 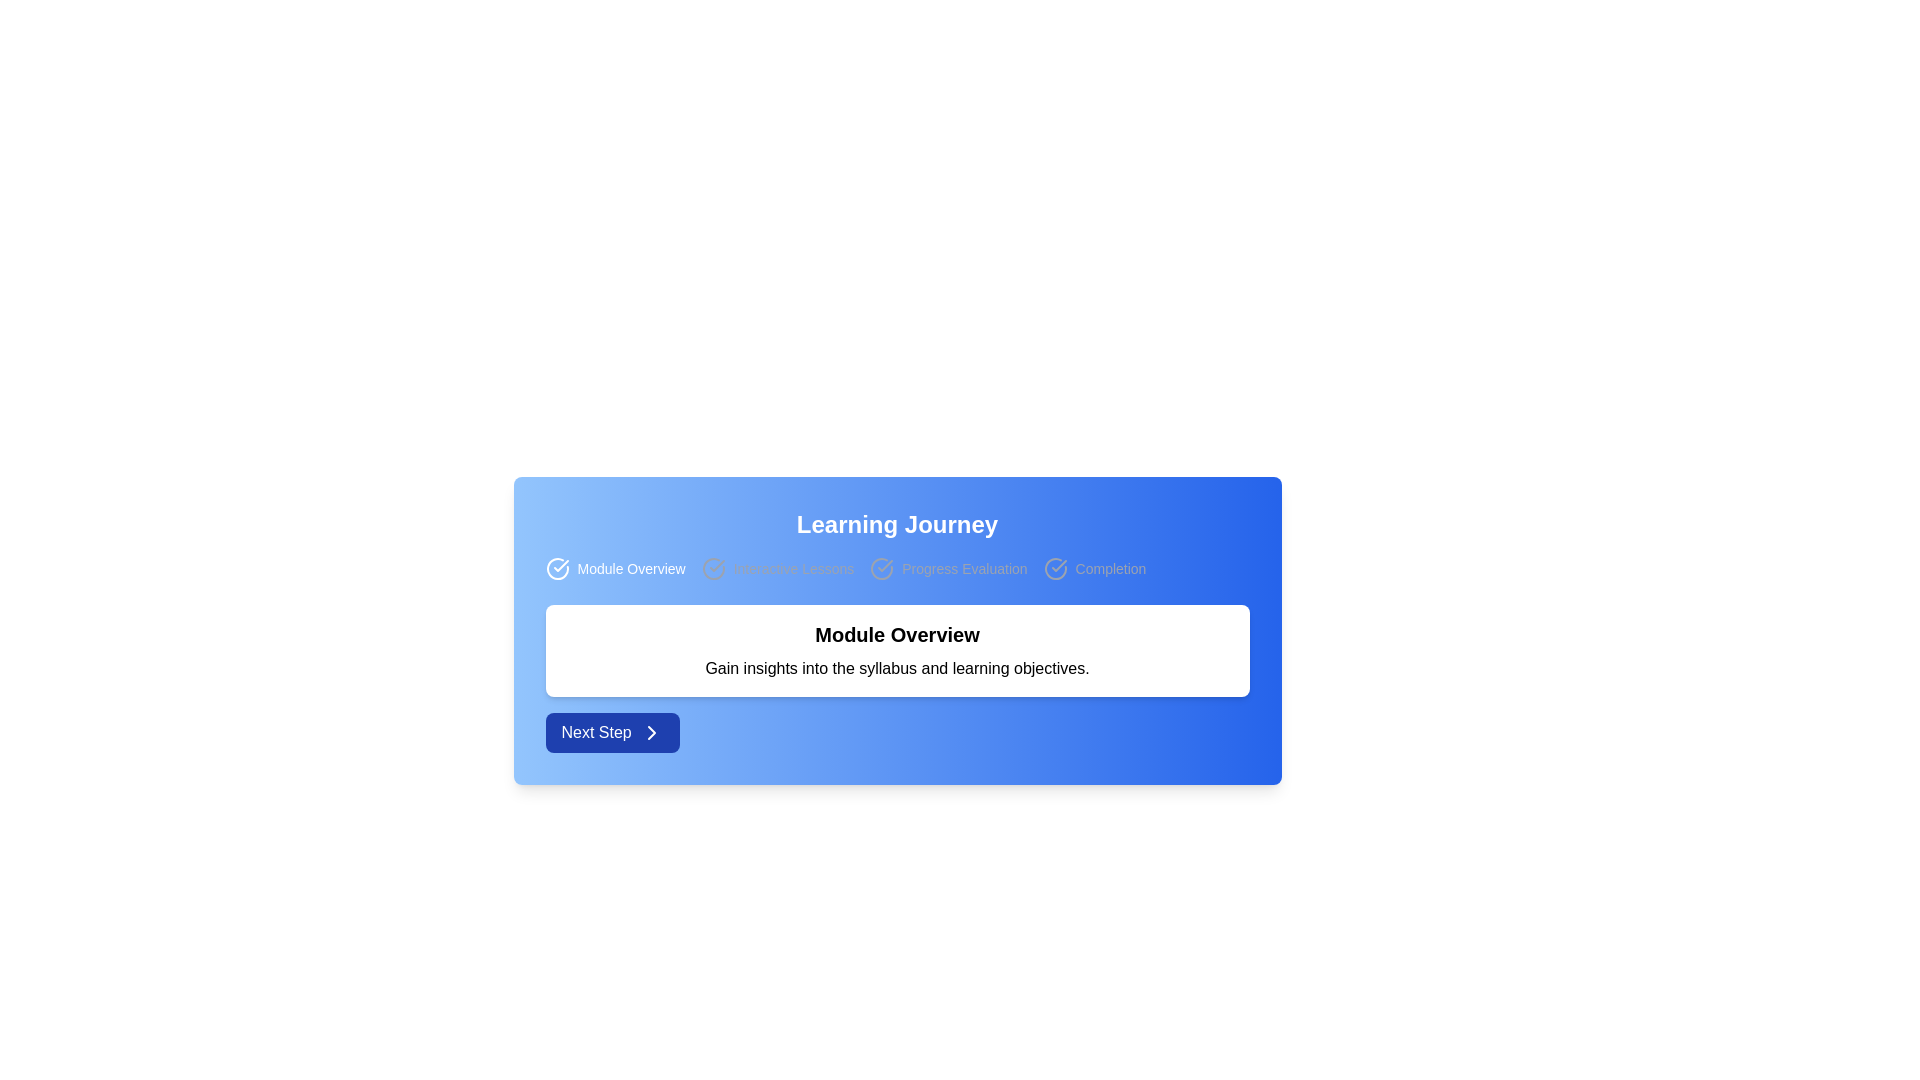 I want to click on the Text label indicating a specific stage in the Learning Journey interface, which is the second item from the left in the header section, so click(x=792, y=569).